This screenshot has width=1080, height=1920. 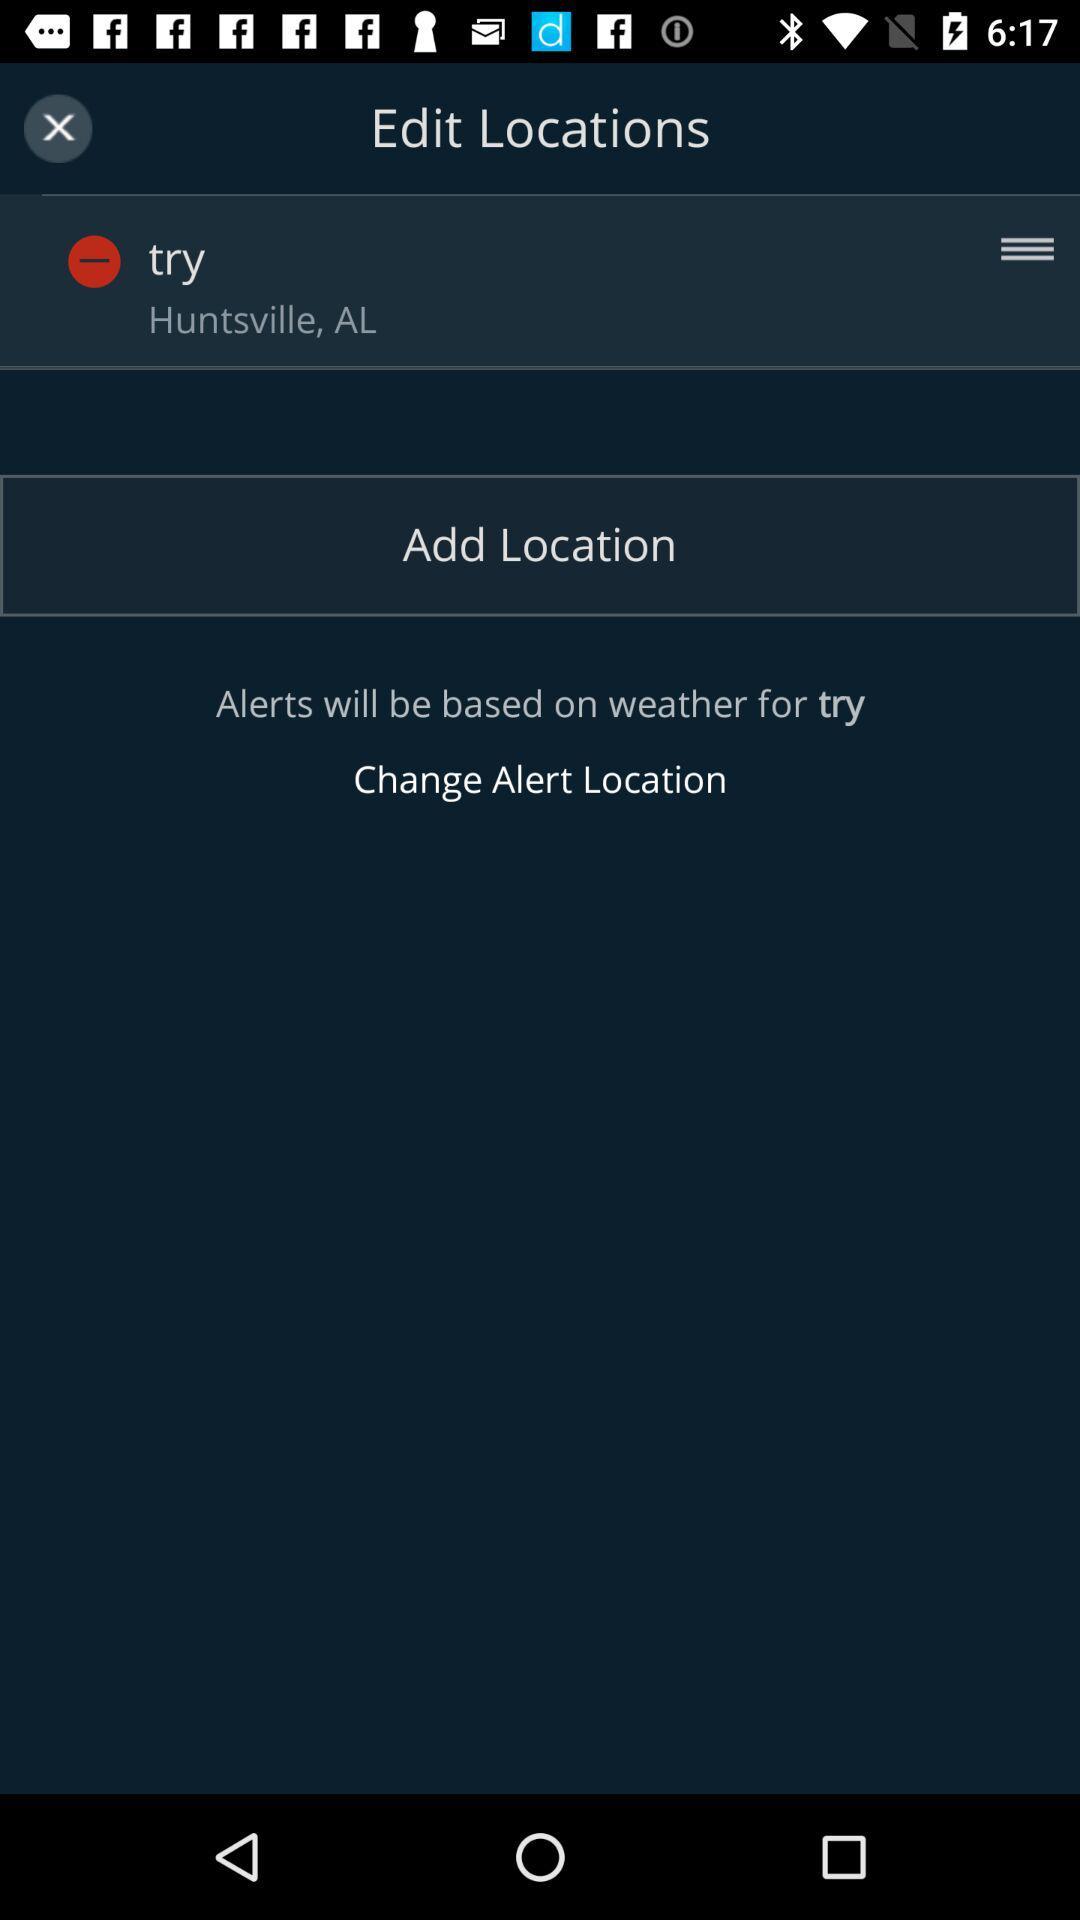 What do you see at coordinates (94, 260) in the screenshot?
I see `delete` at bounding box center [94, 260].